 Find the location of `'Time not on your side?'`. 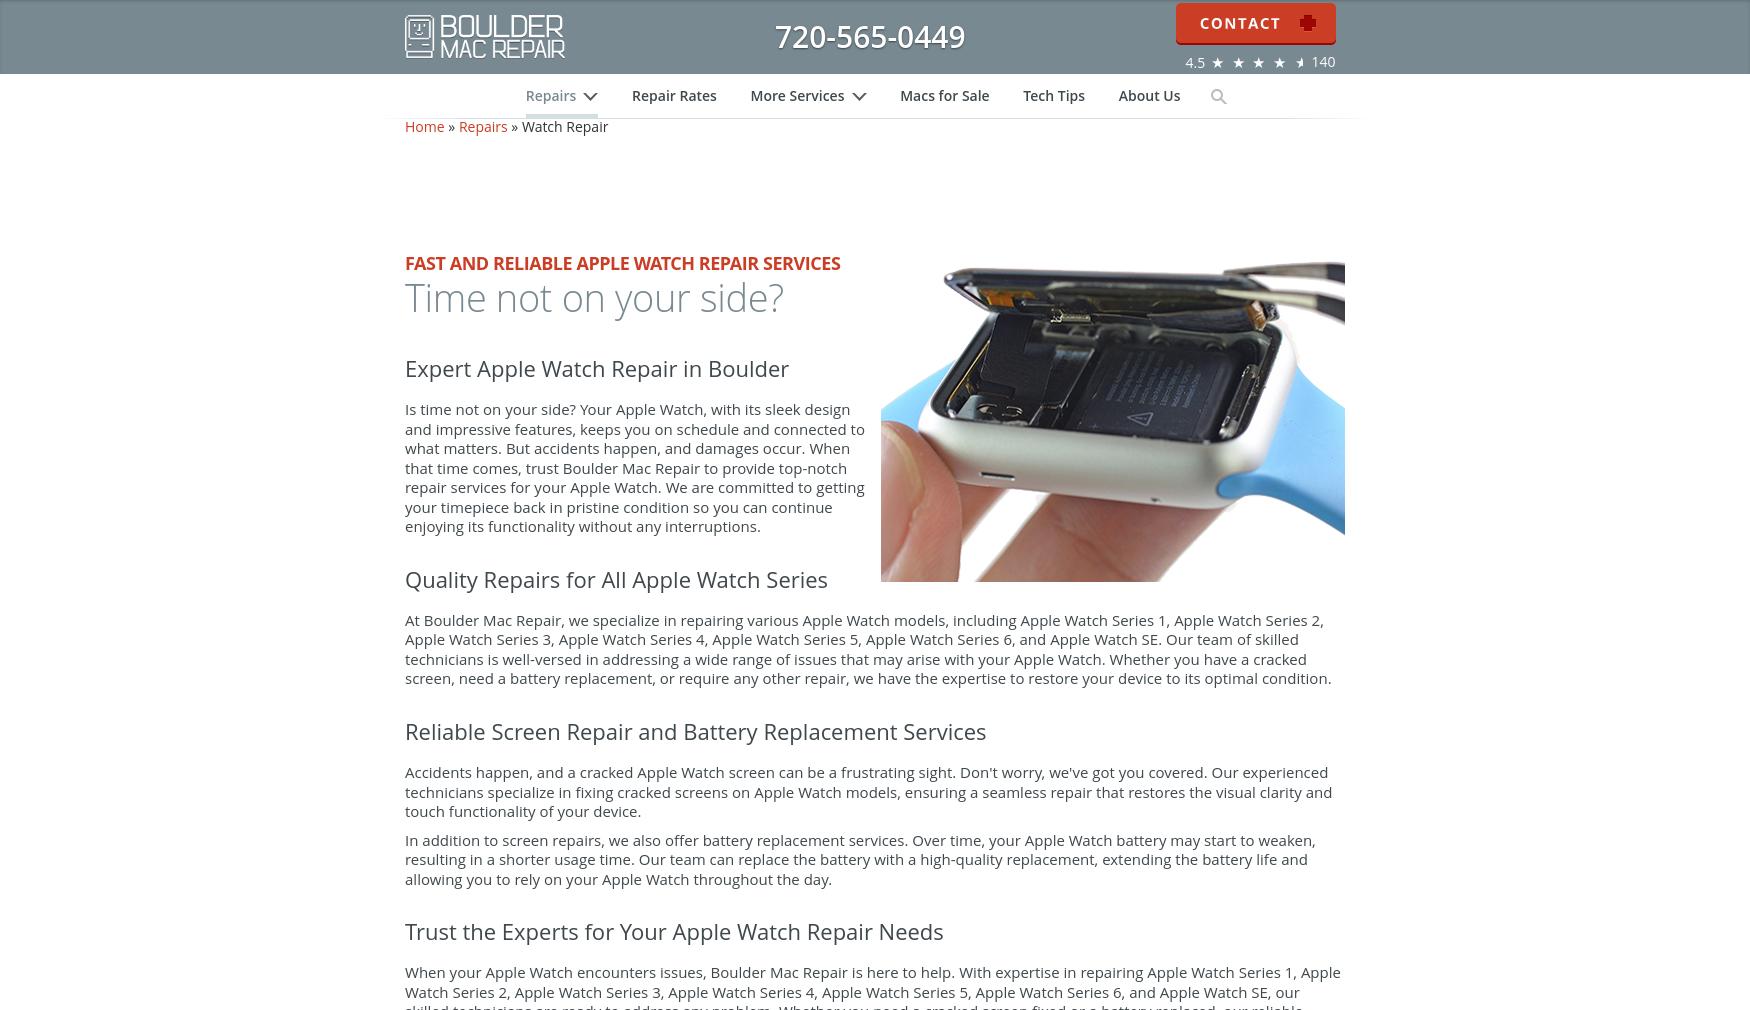

'Time not on your side?' is located at coordinates (403, 337).